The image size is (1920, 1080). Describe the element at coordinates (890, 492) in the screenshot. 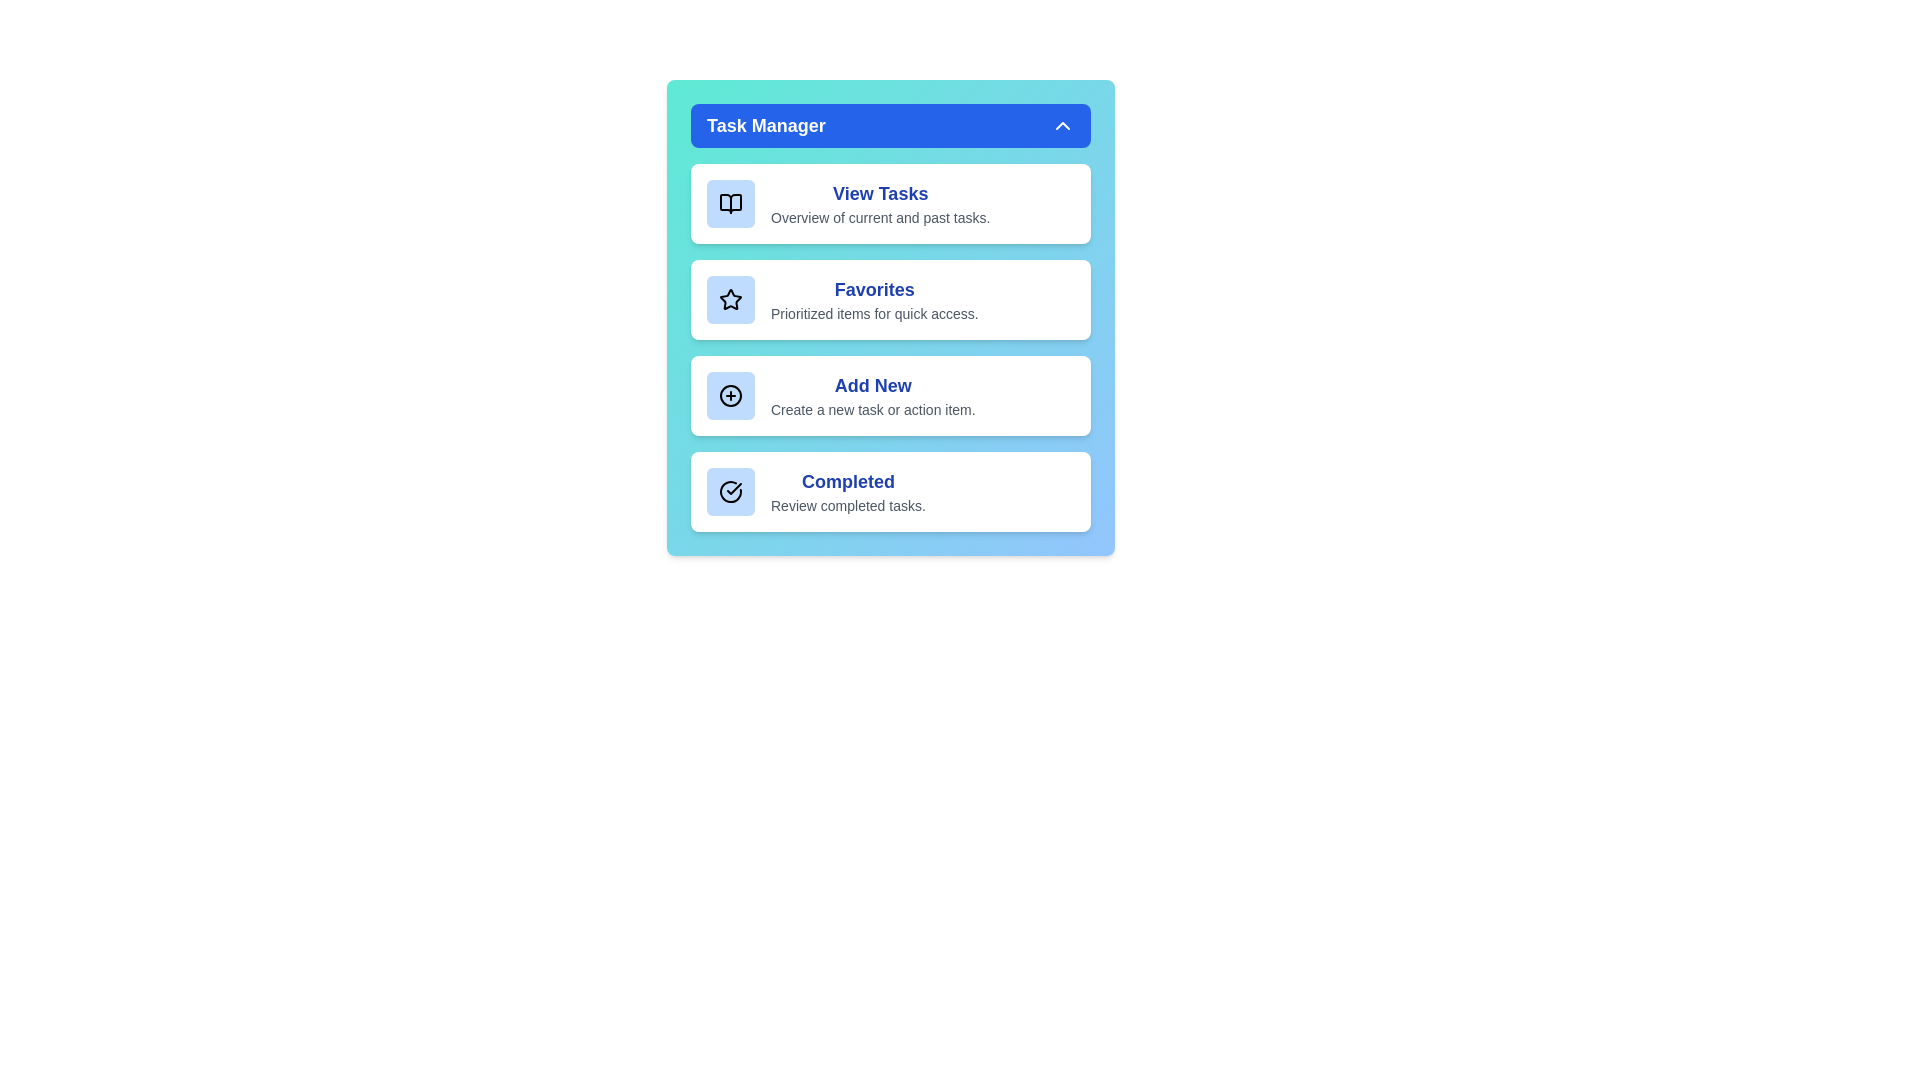

I see `the list item Completed to view its hover effect` at that location.